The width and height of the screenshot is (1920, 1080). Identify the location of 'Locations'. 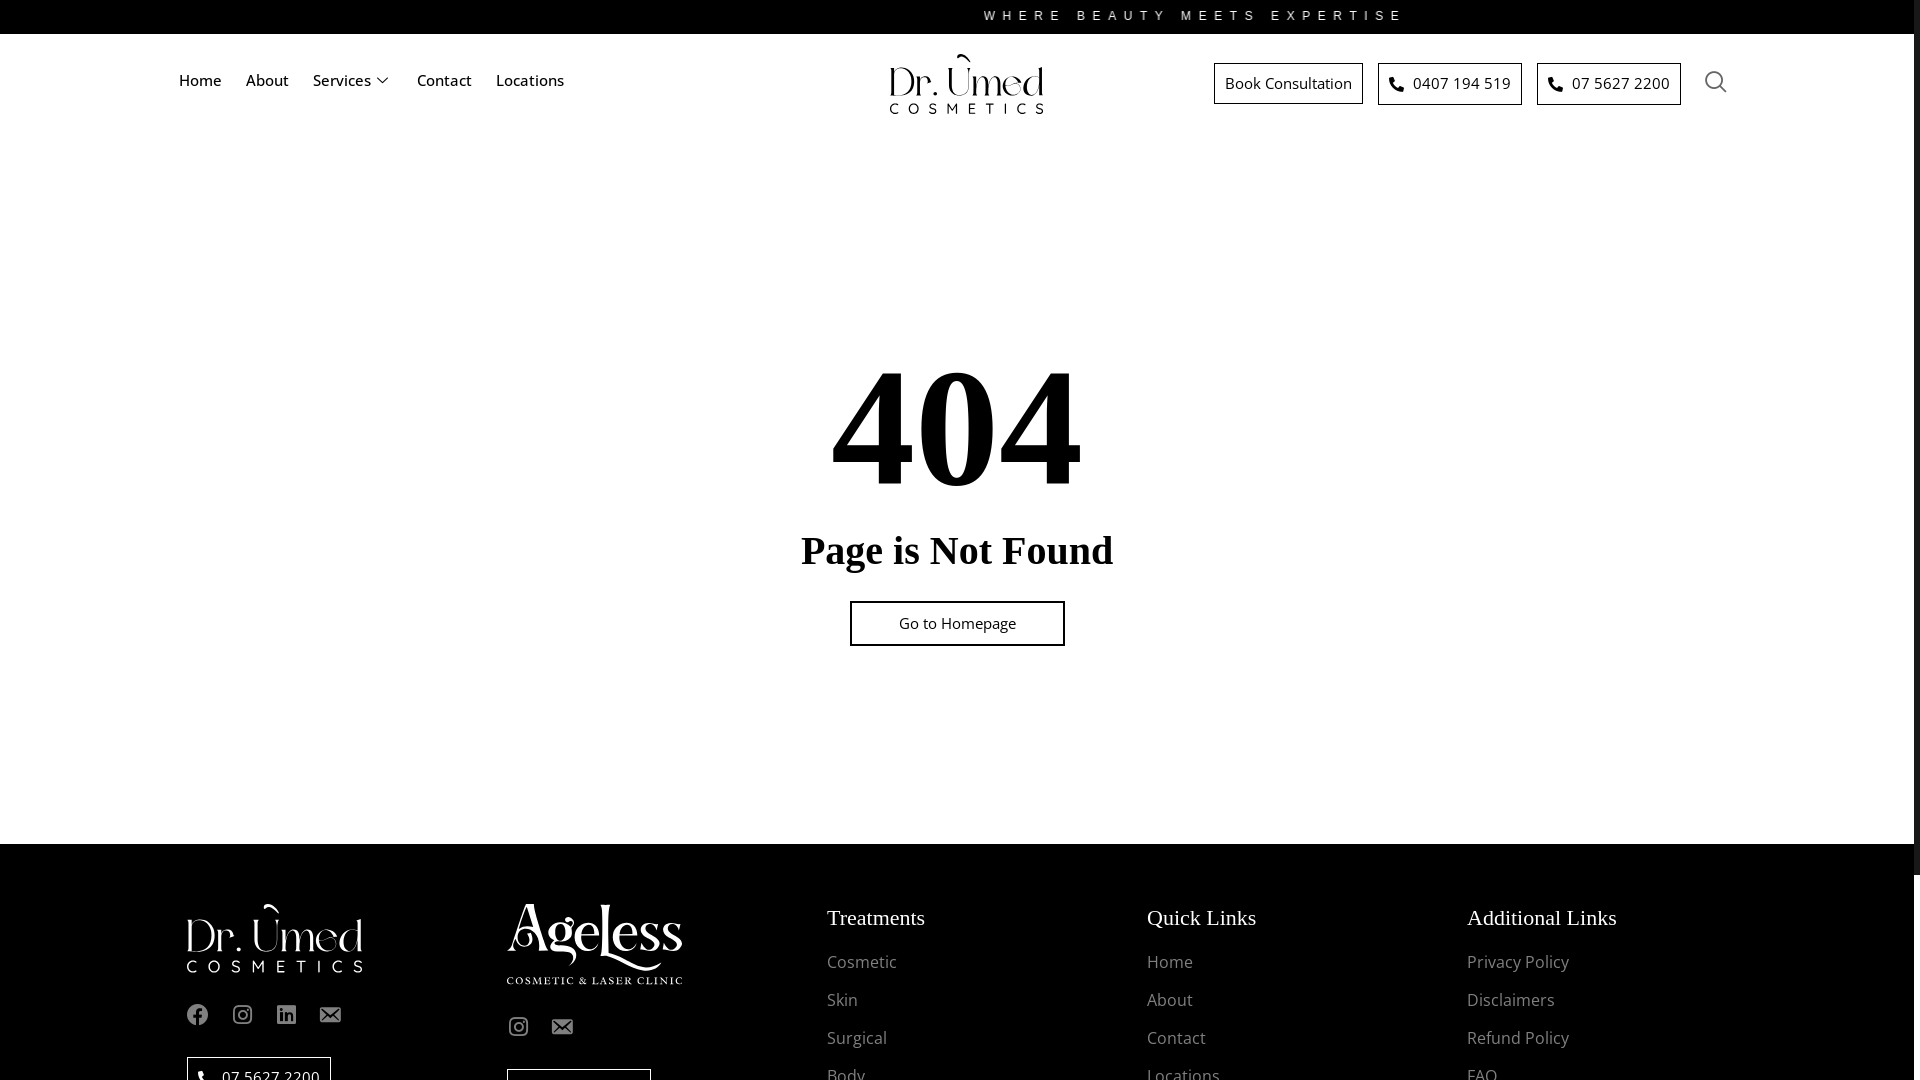
(529, 83).